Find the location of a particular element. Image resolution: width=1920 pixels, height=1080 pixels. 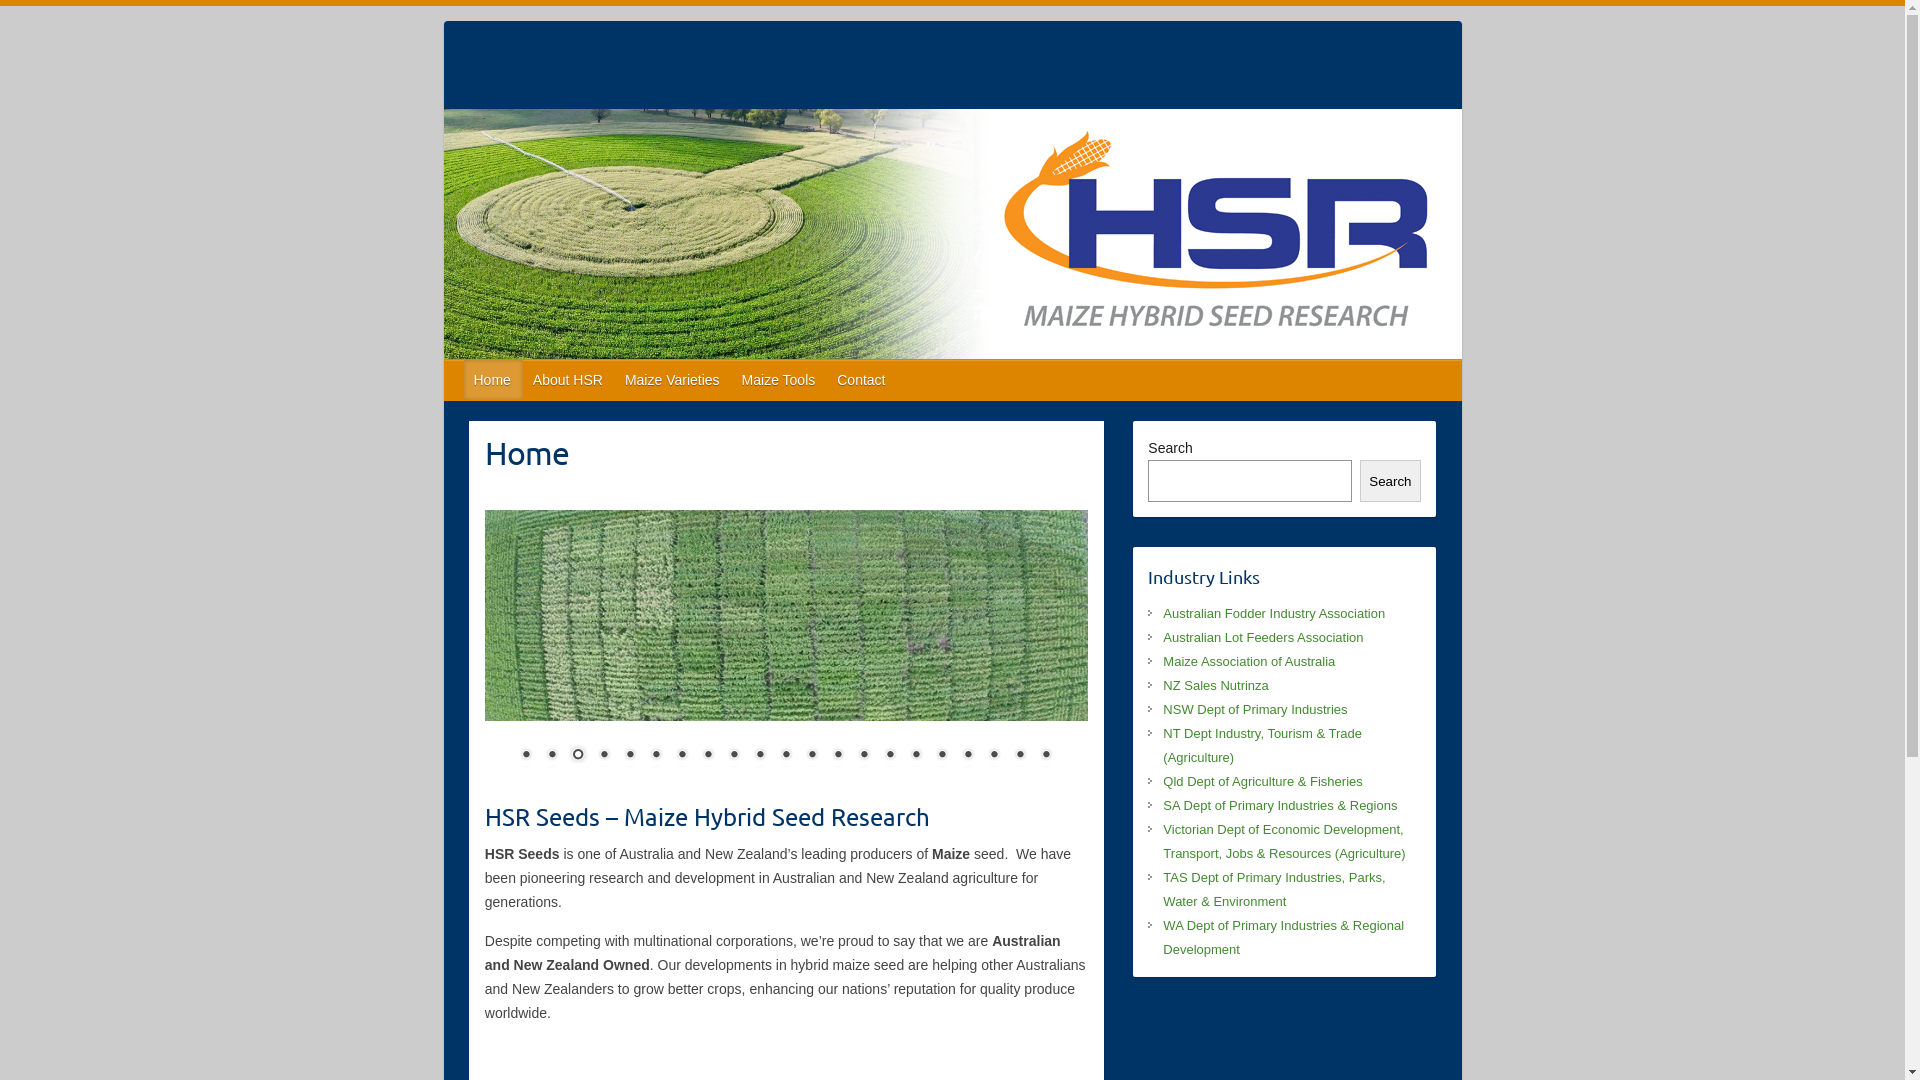

'9' is located at coordinates (733, 756).